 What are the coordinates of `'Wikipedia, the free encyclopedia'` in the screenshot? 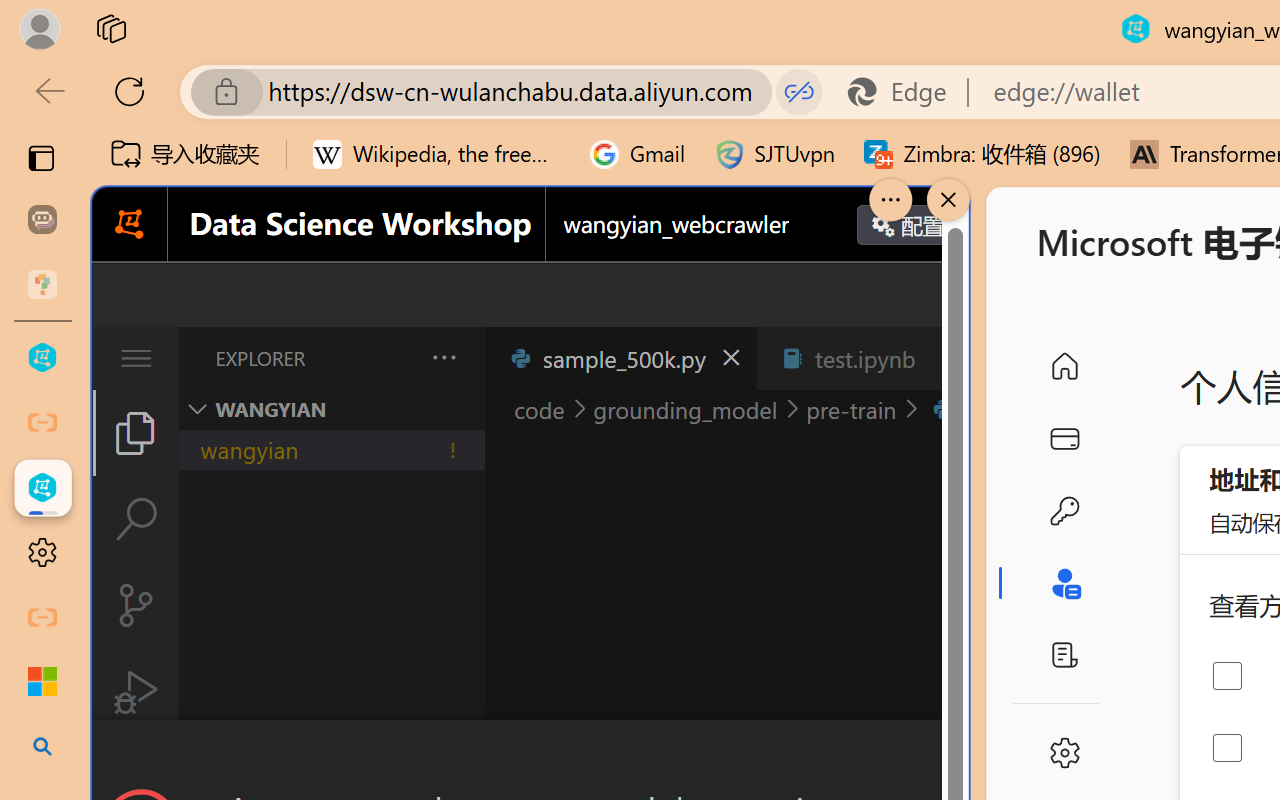 It's located at (436, 154).